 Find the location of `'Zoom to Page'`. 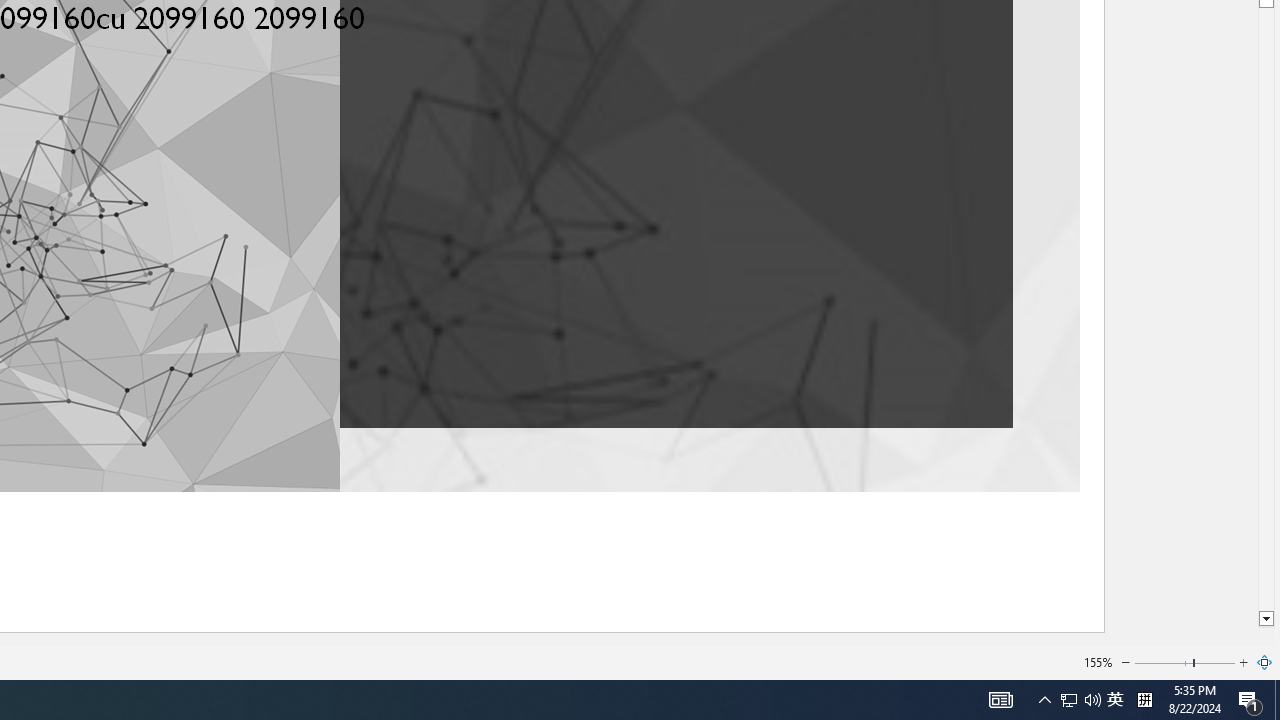

'Zoom to Page' is located at coordinates (1264, 663).